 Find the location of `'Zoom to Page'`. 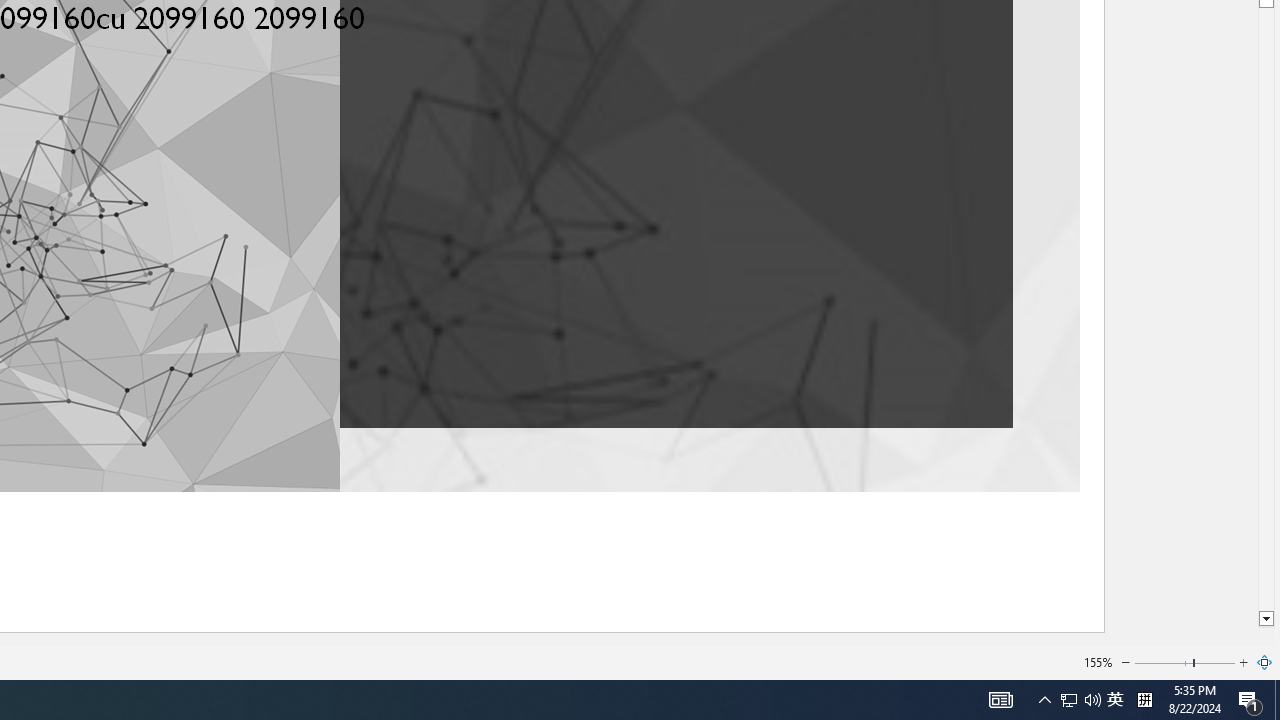

'Zoom to Page' is located at coordinates (1264, 663).